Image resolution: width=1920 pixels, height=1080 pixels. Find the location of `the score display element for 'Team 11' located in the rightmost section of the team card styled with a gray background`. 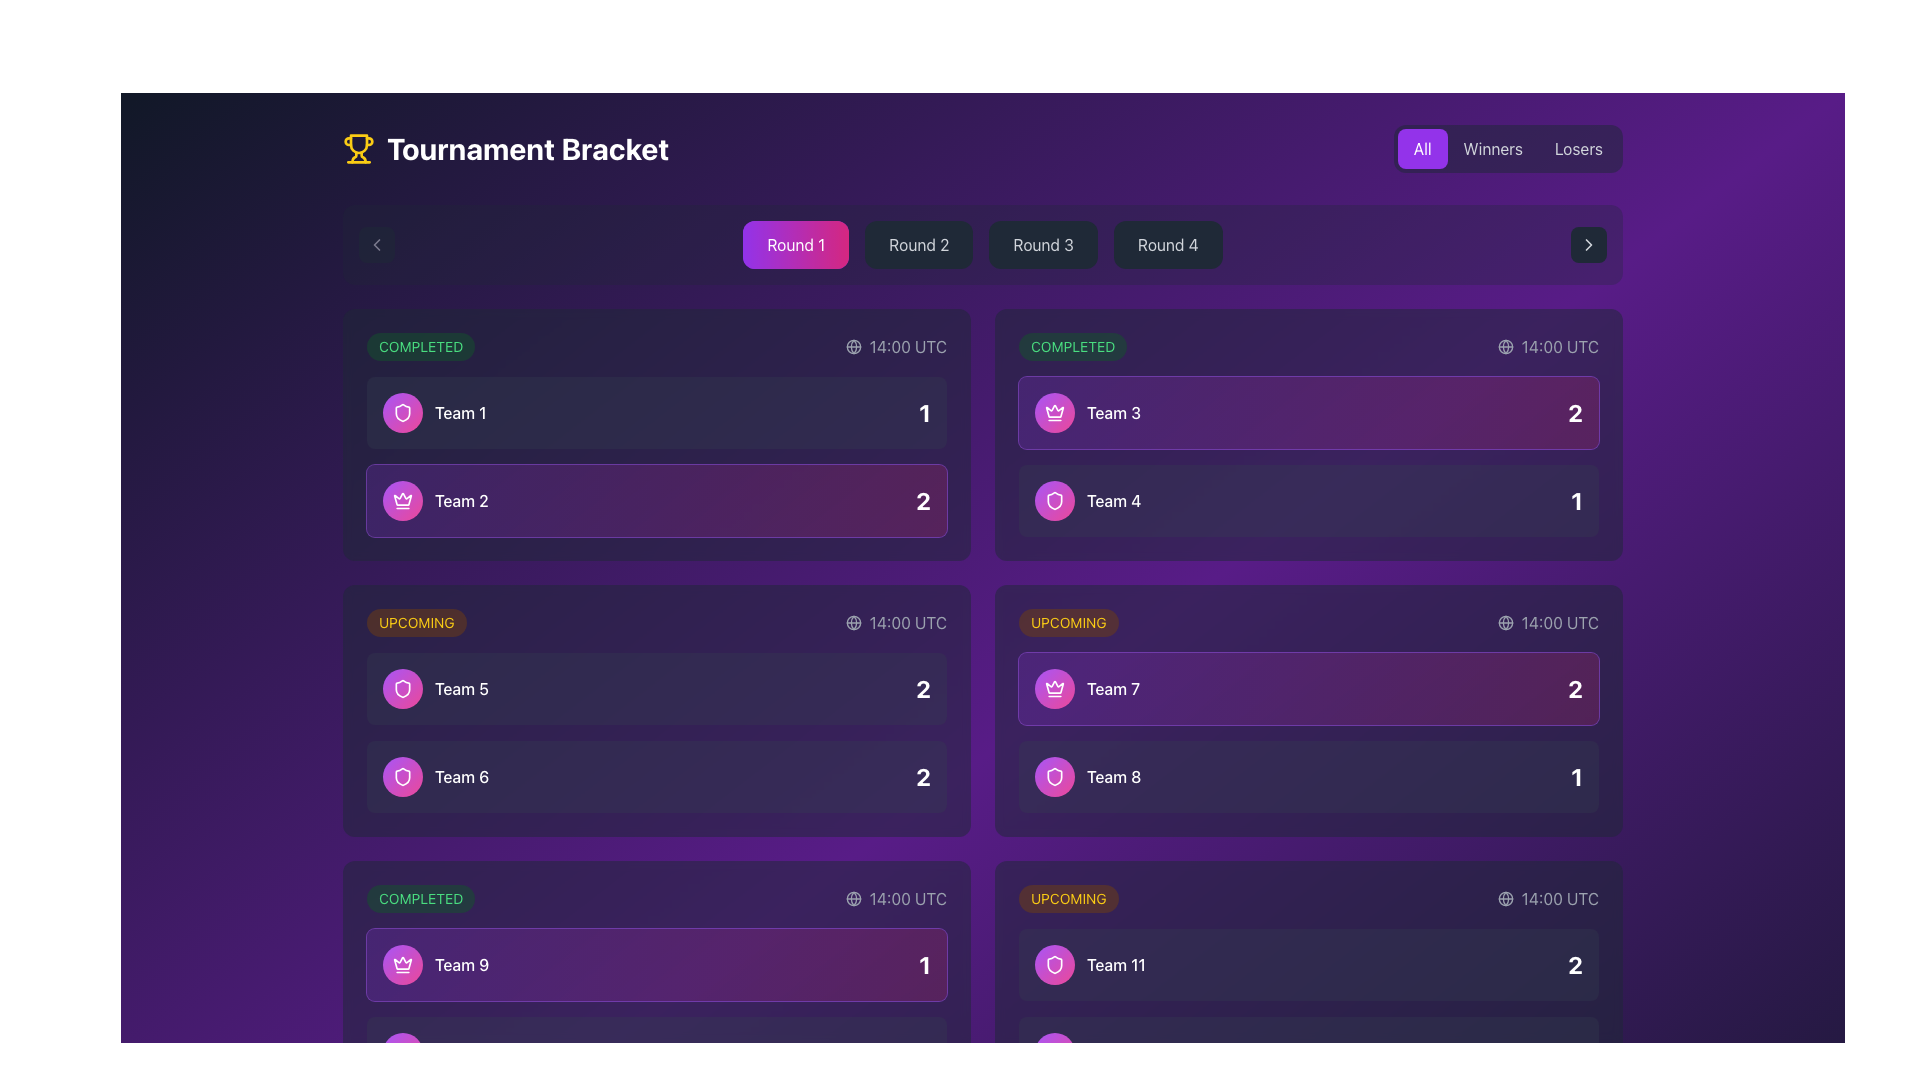

the score display element for 'Team 11' located in the rightmost section of the team card styled with a gray background is located at coordinates (1574, 963).